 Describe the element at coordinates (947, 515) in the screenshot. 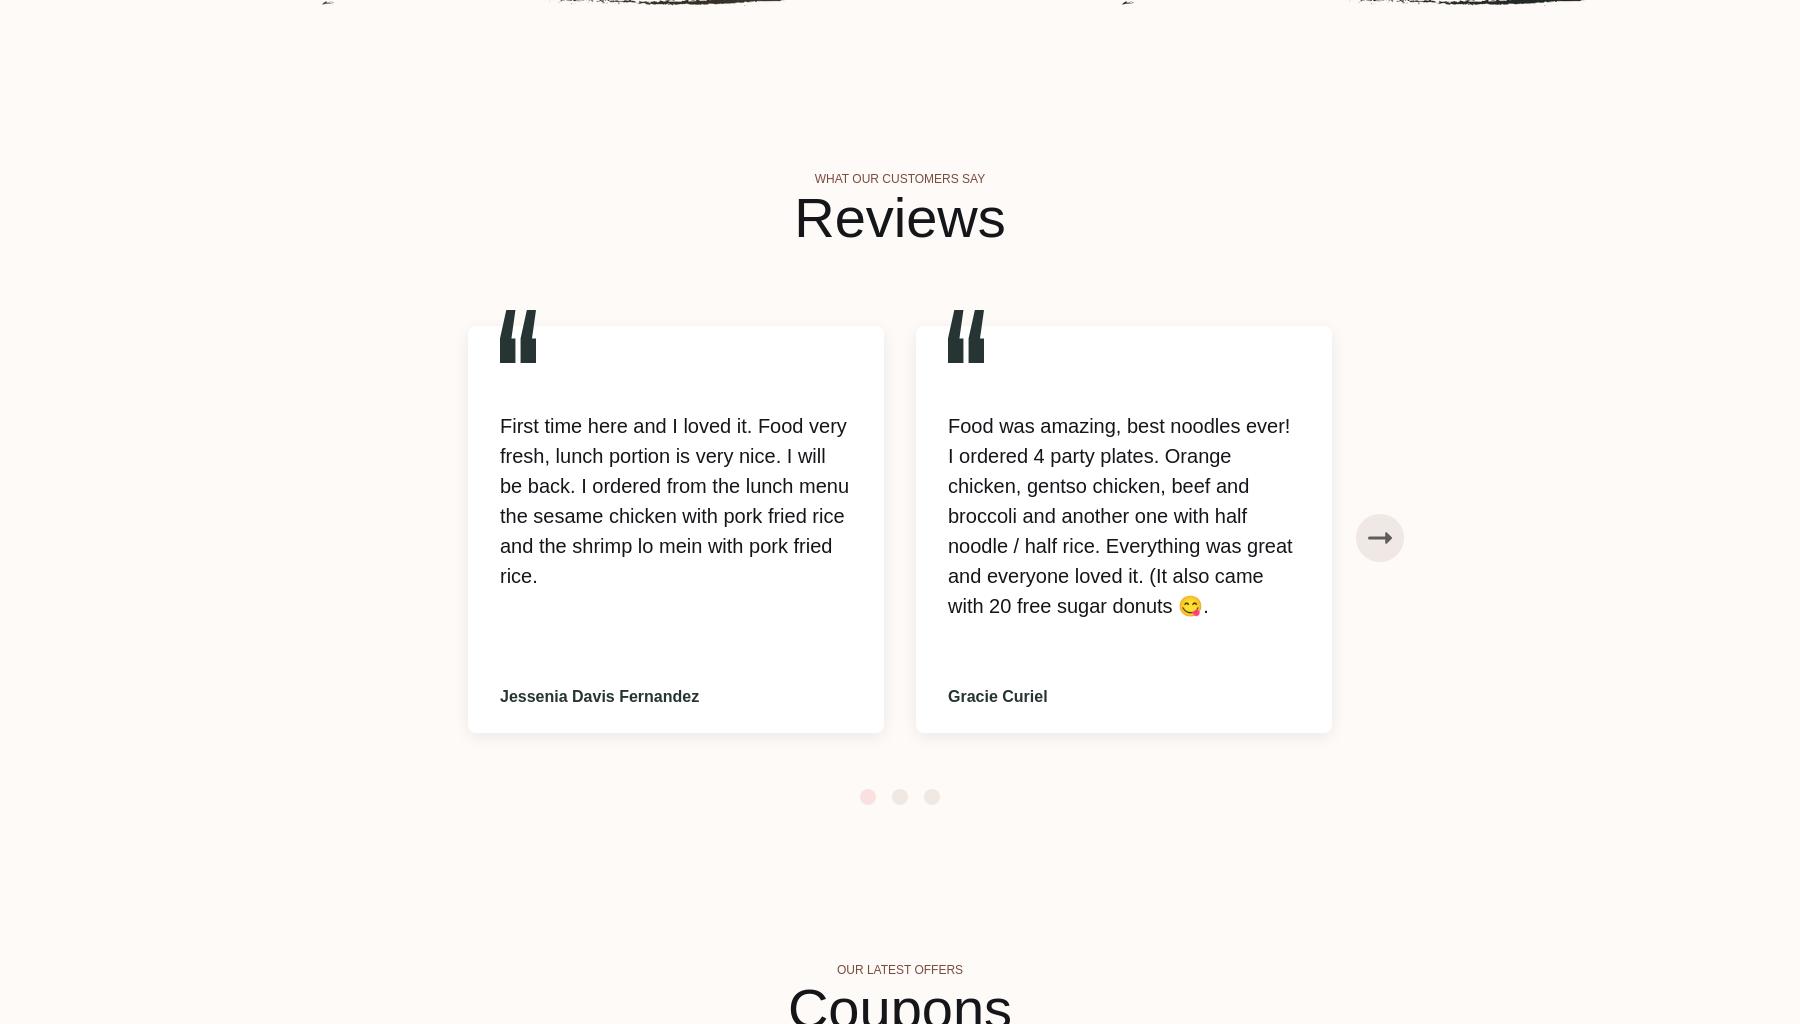

I see `'Food was amazing, best noodles ever! I ordered 4 party plates. Orange chicken, gentso chicken, beef and broccoli and another one with half noodle / half rice. Everything was great and everyone loved it. (It also came with 20 free sugar donuts 😋.'` at that location.